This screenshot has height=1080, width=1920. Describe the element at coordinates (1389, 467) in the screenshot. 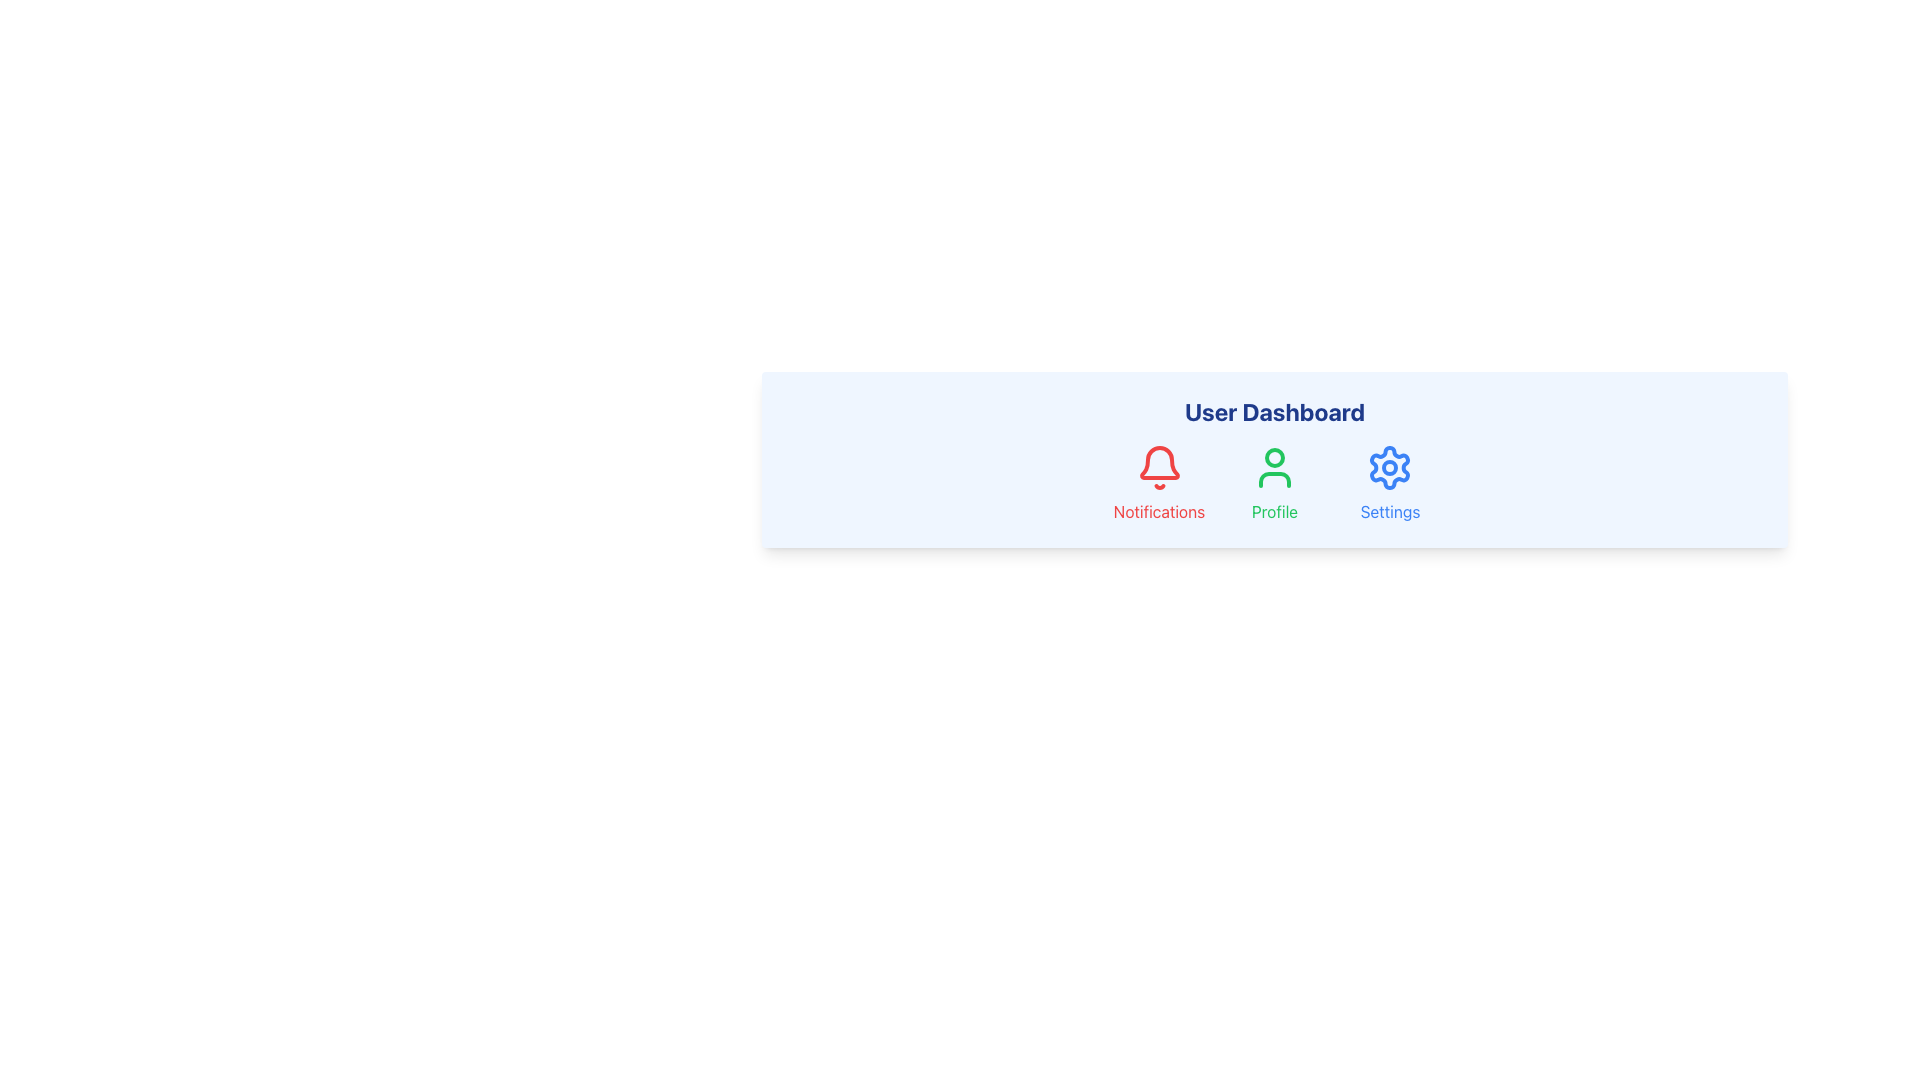

I see `the settings icon, which is the third icon in a row of three, positioned at the top-right of the UI` at that location.